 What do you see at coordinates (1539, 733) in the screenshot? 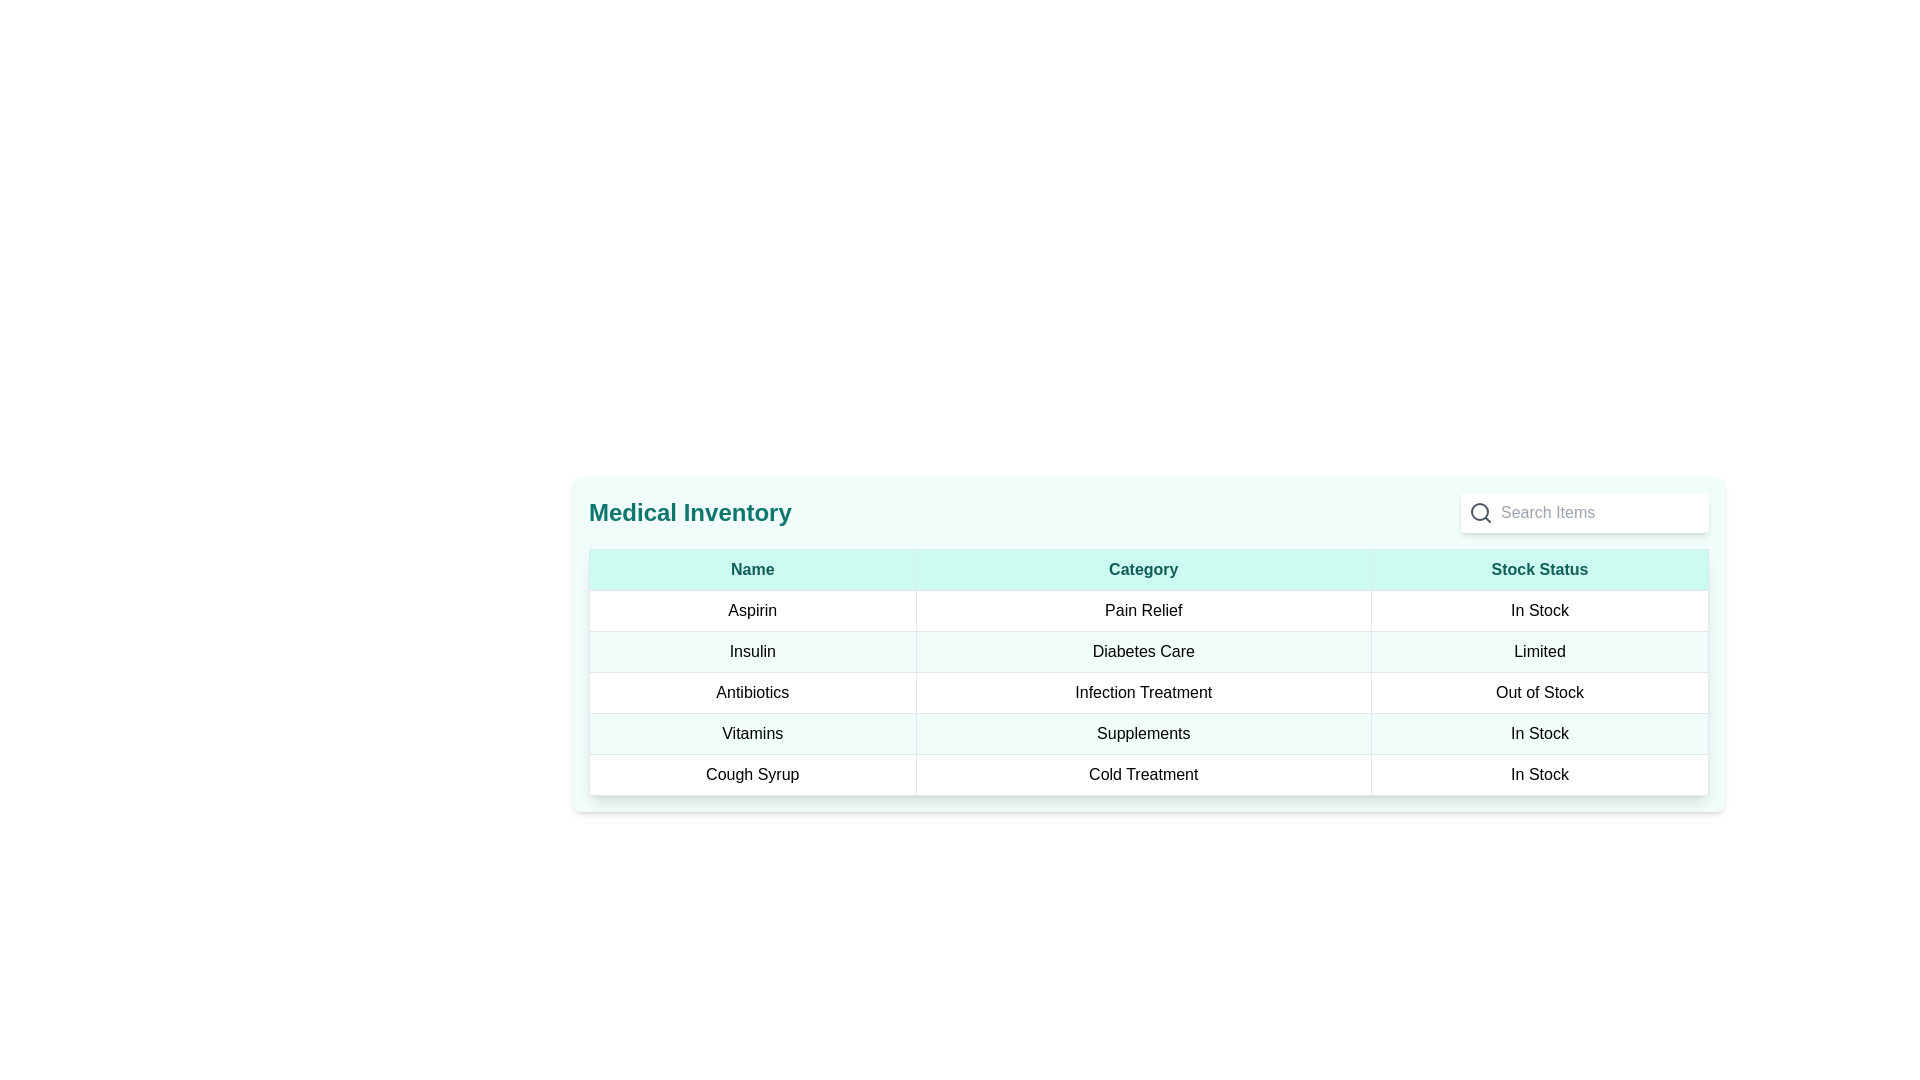
I see `the Text Label indicating stock availability for 'Vitamins' in the 'Stock Status' column of the table, which is the last cell of the row corresponding to 'Vitamins'` at bounding box center [1539, 733].